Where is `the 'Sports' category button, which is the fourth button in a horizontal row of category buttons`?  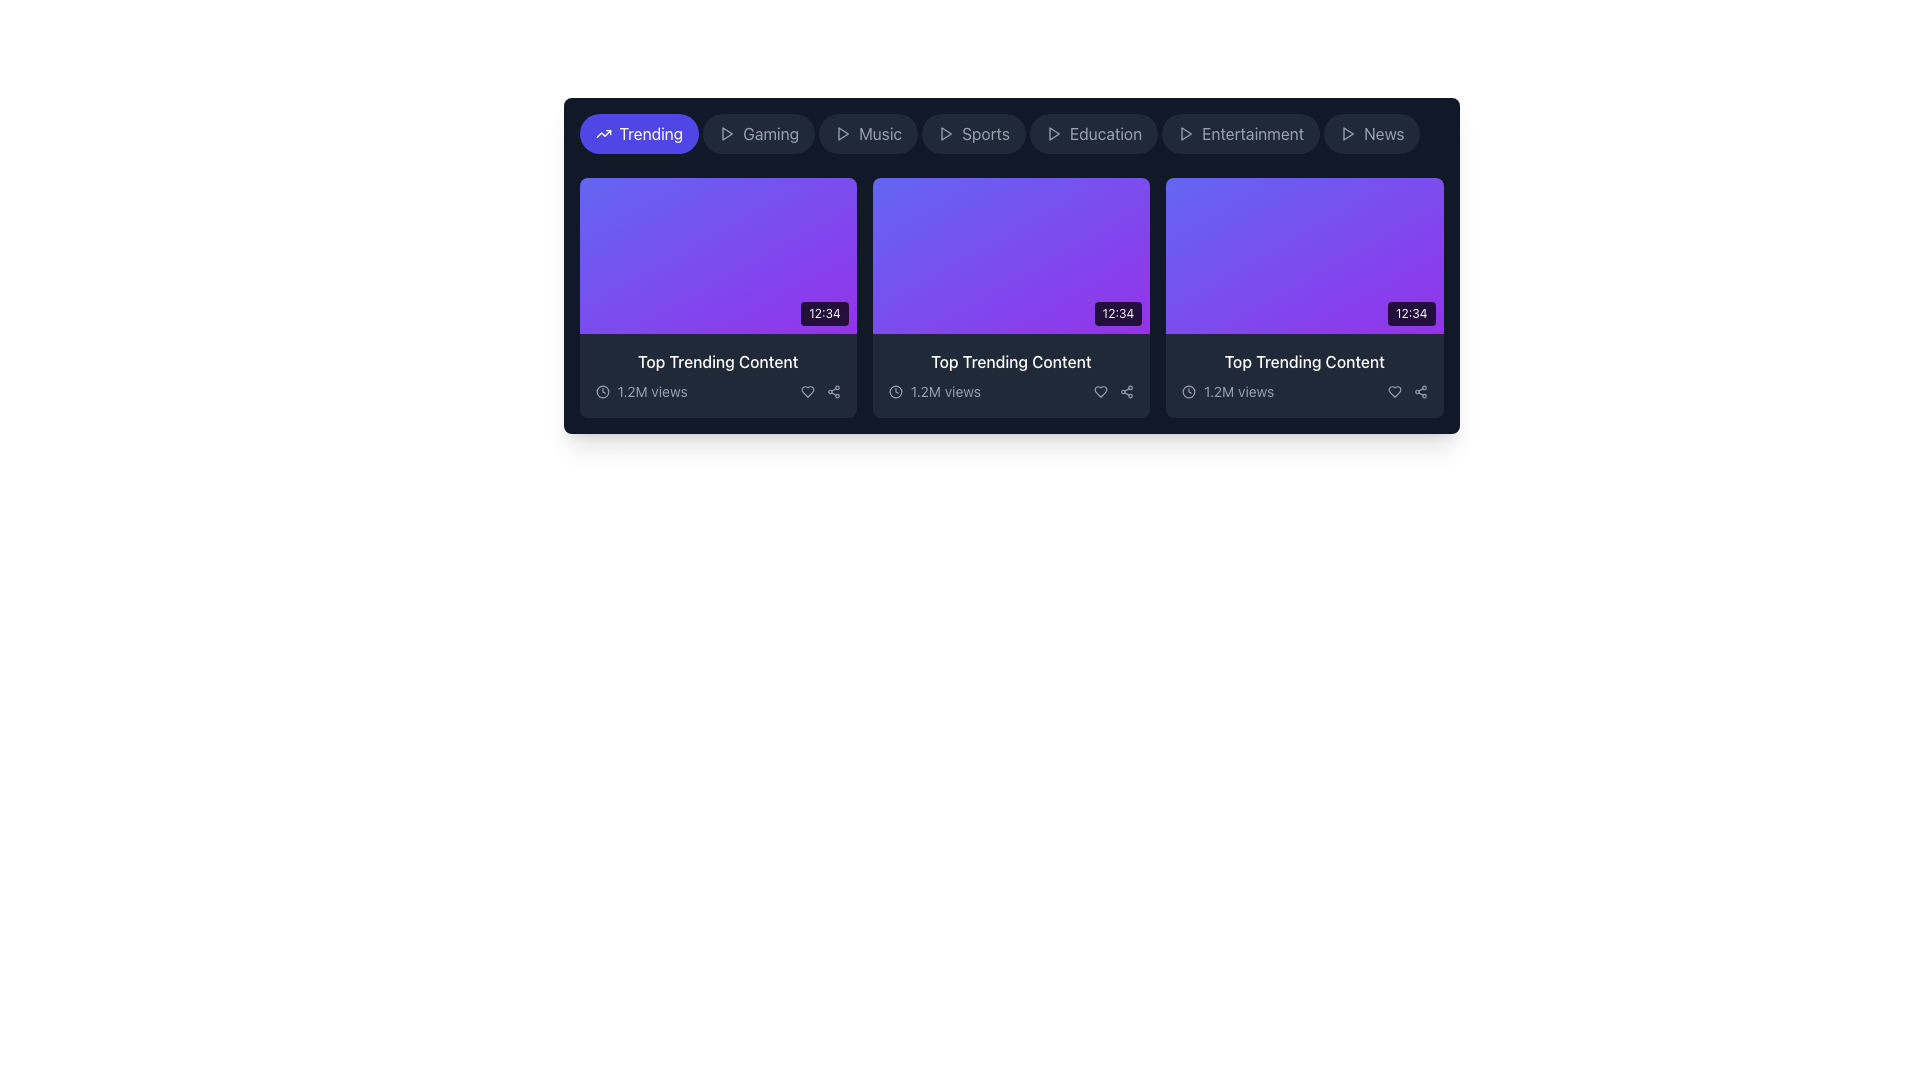 the 'Sports' category button, which is the fourth button in a horizontal row of category buttons is located at coordinates (974, 134).